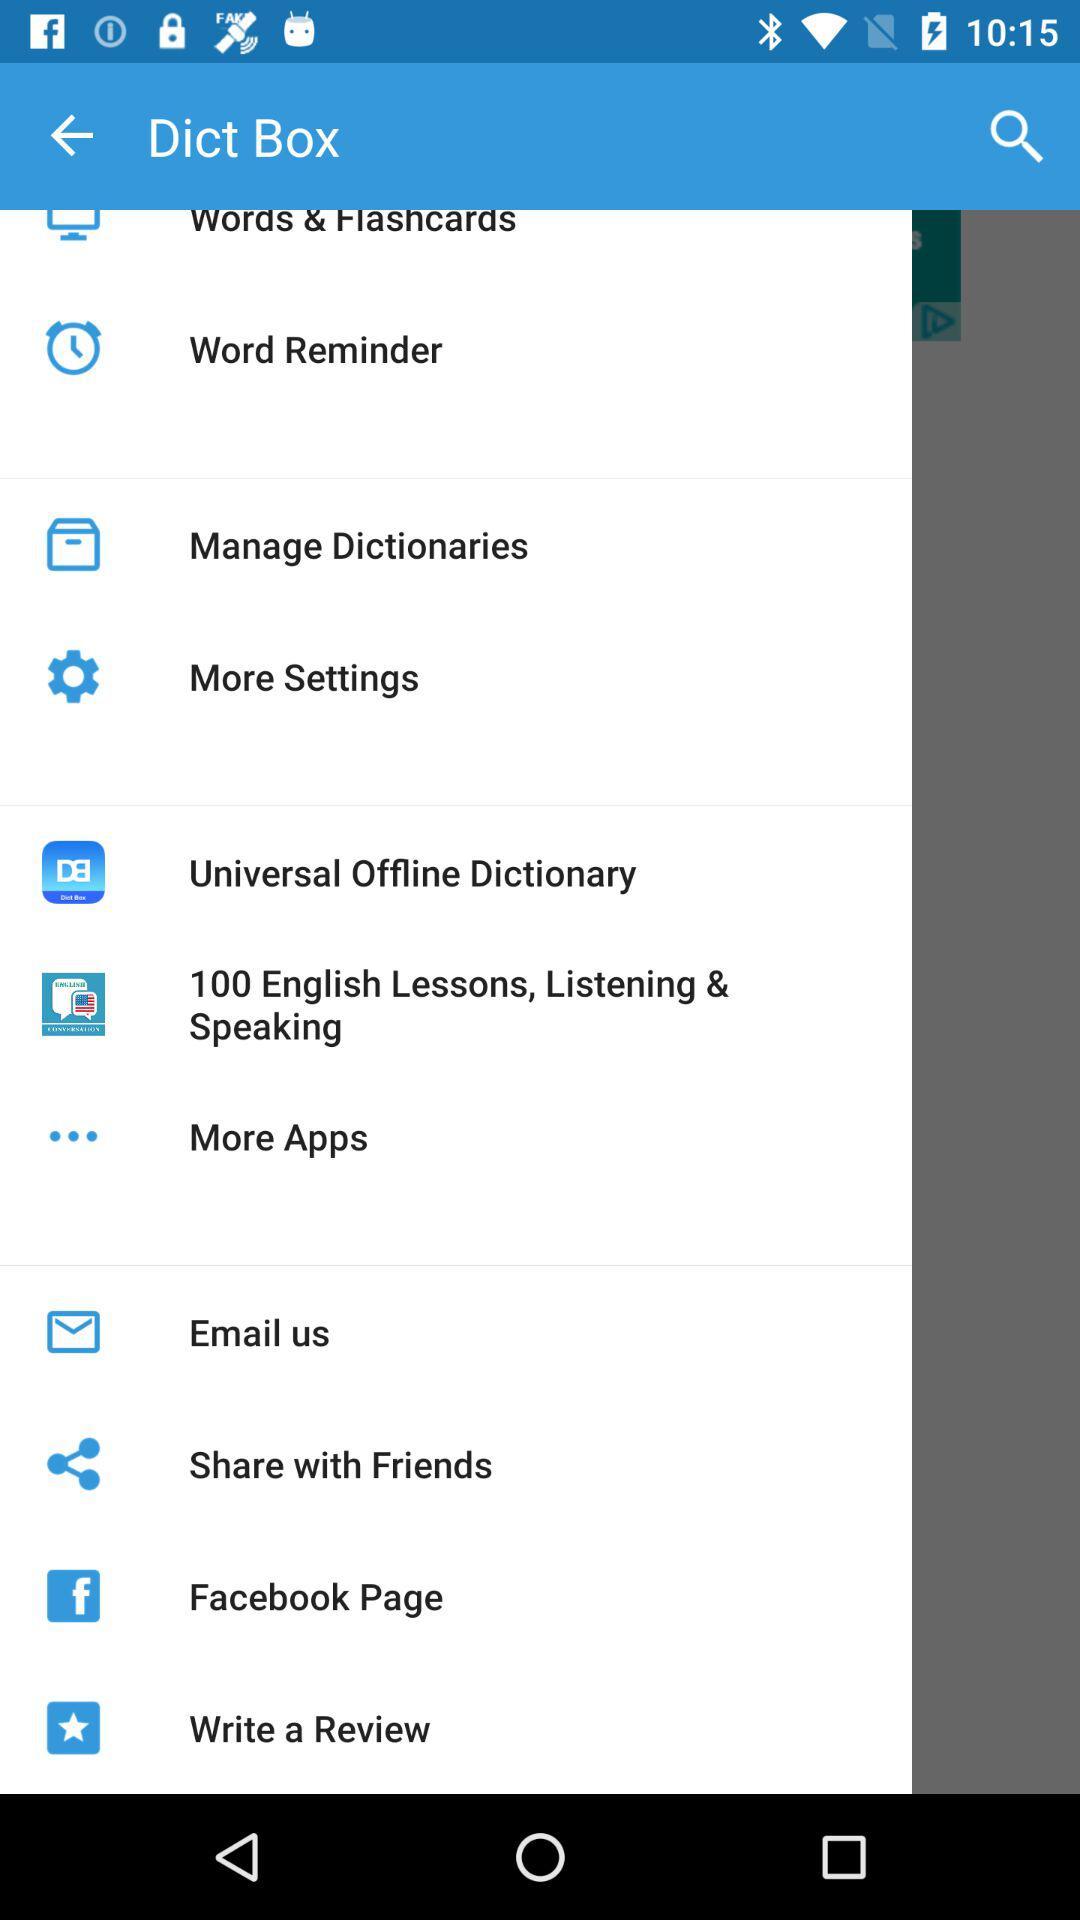 Image resolution: width=1080 pixels, height=1920 pixels. Describe the element at coordinates (278, 1136) in the screenshot. I see `the more apps icon` at that location.